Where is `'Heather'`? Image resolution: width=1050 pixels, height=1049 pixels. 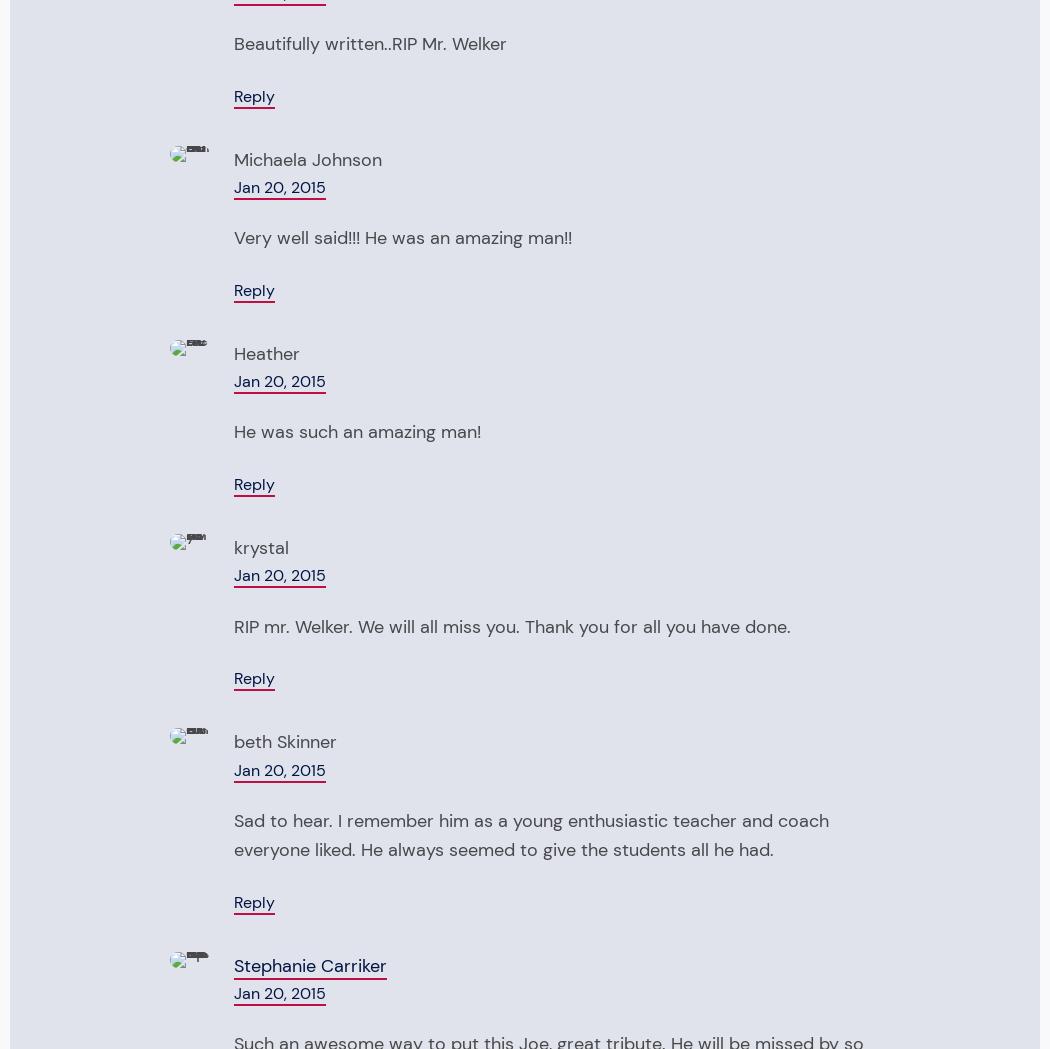
'Heather' is located at coordinates (266, 351).